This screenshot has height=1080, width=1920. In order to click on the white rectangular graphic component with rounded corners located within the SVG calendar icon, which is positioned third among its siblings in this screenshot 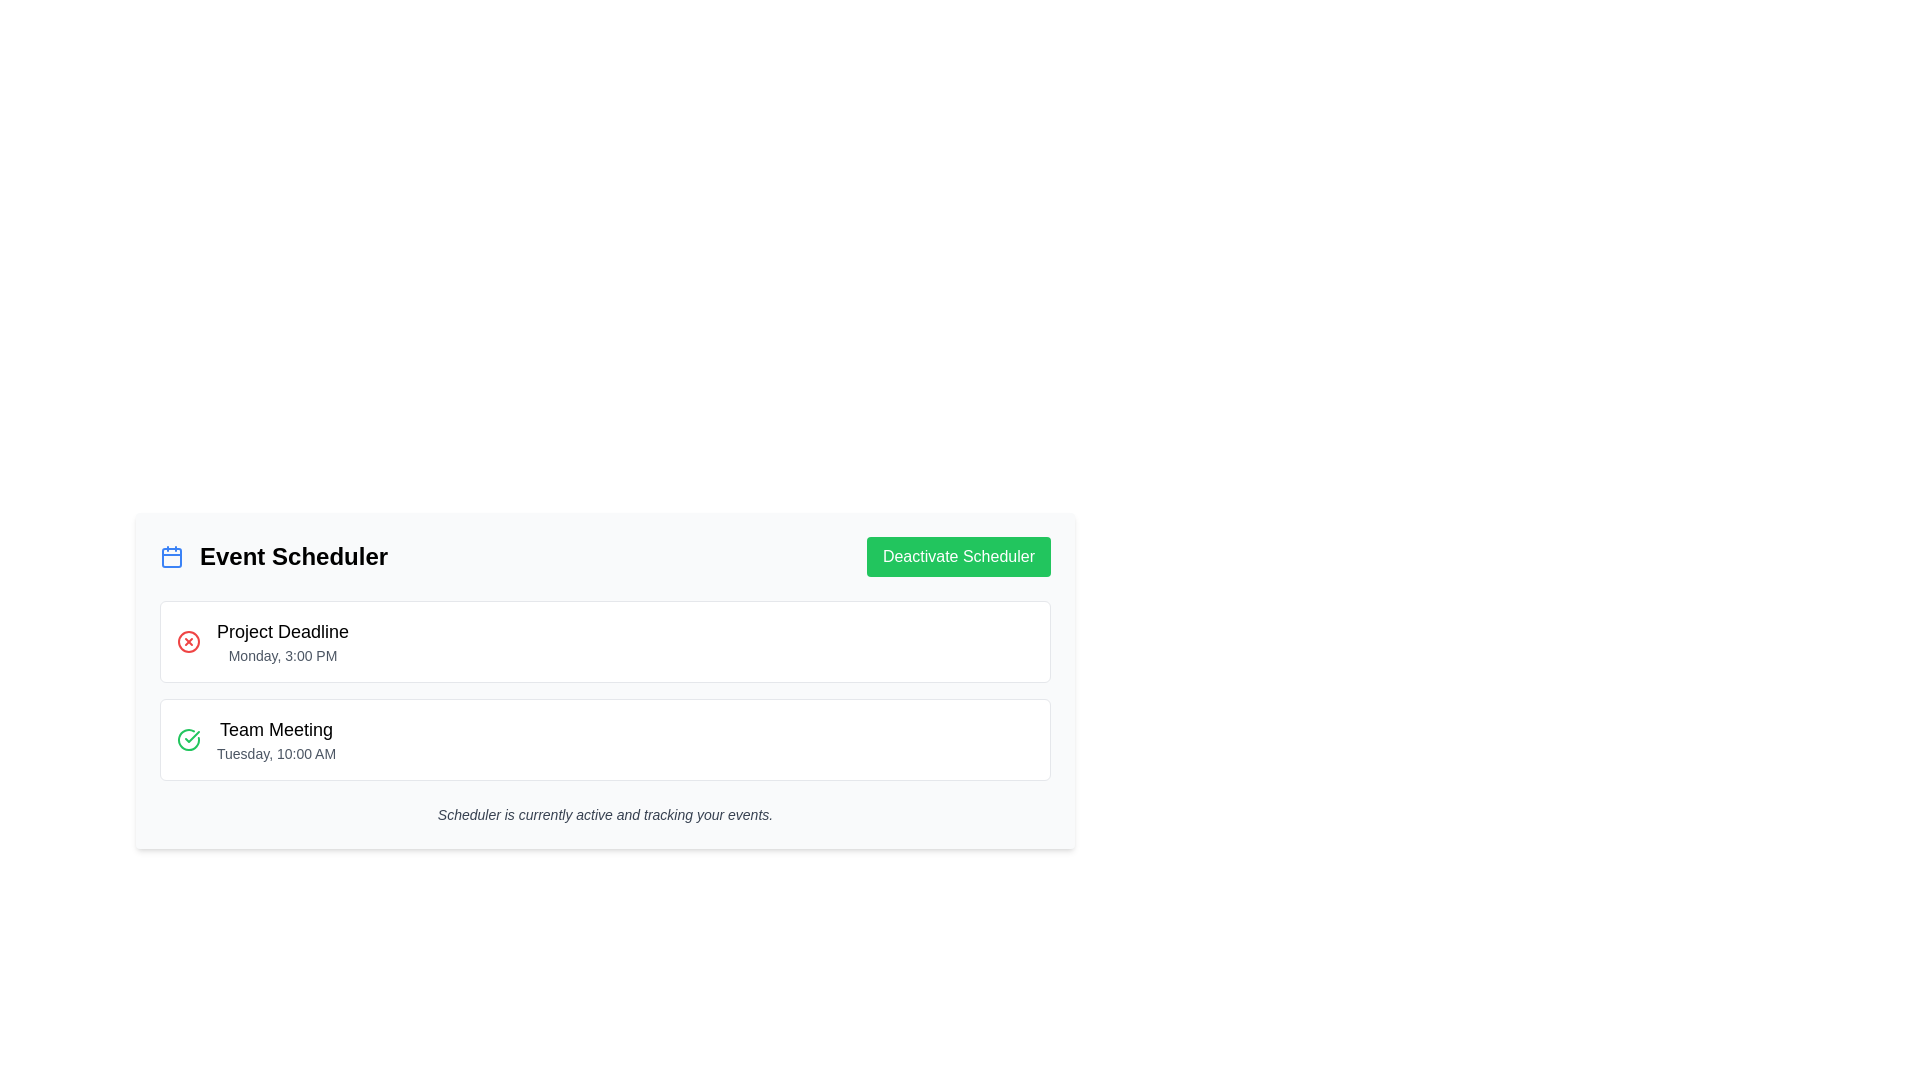, I will do `click(172, 558)`.